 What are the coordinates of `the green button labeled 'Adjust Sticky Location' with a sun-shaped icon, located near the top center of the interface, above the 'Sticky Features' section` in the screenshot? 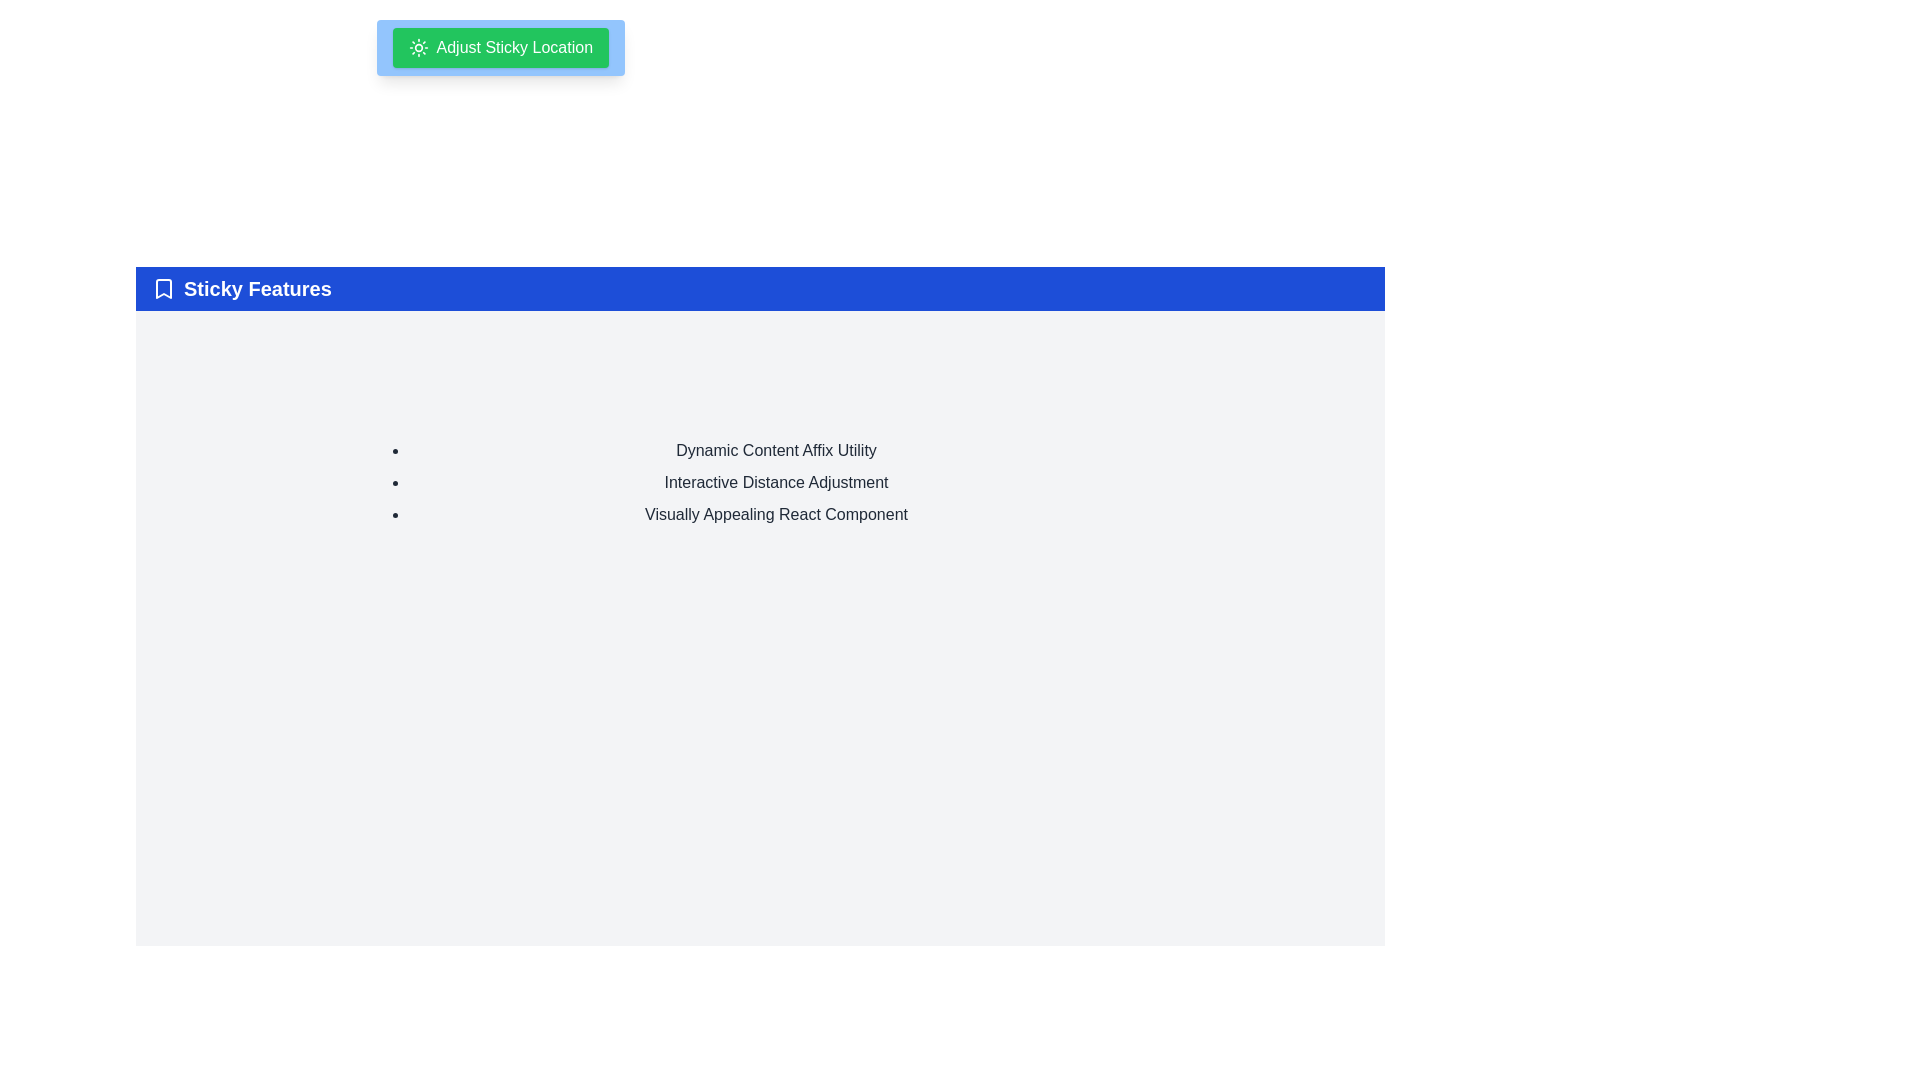 It's located at (500, 46).